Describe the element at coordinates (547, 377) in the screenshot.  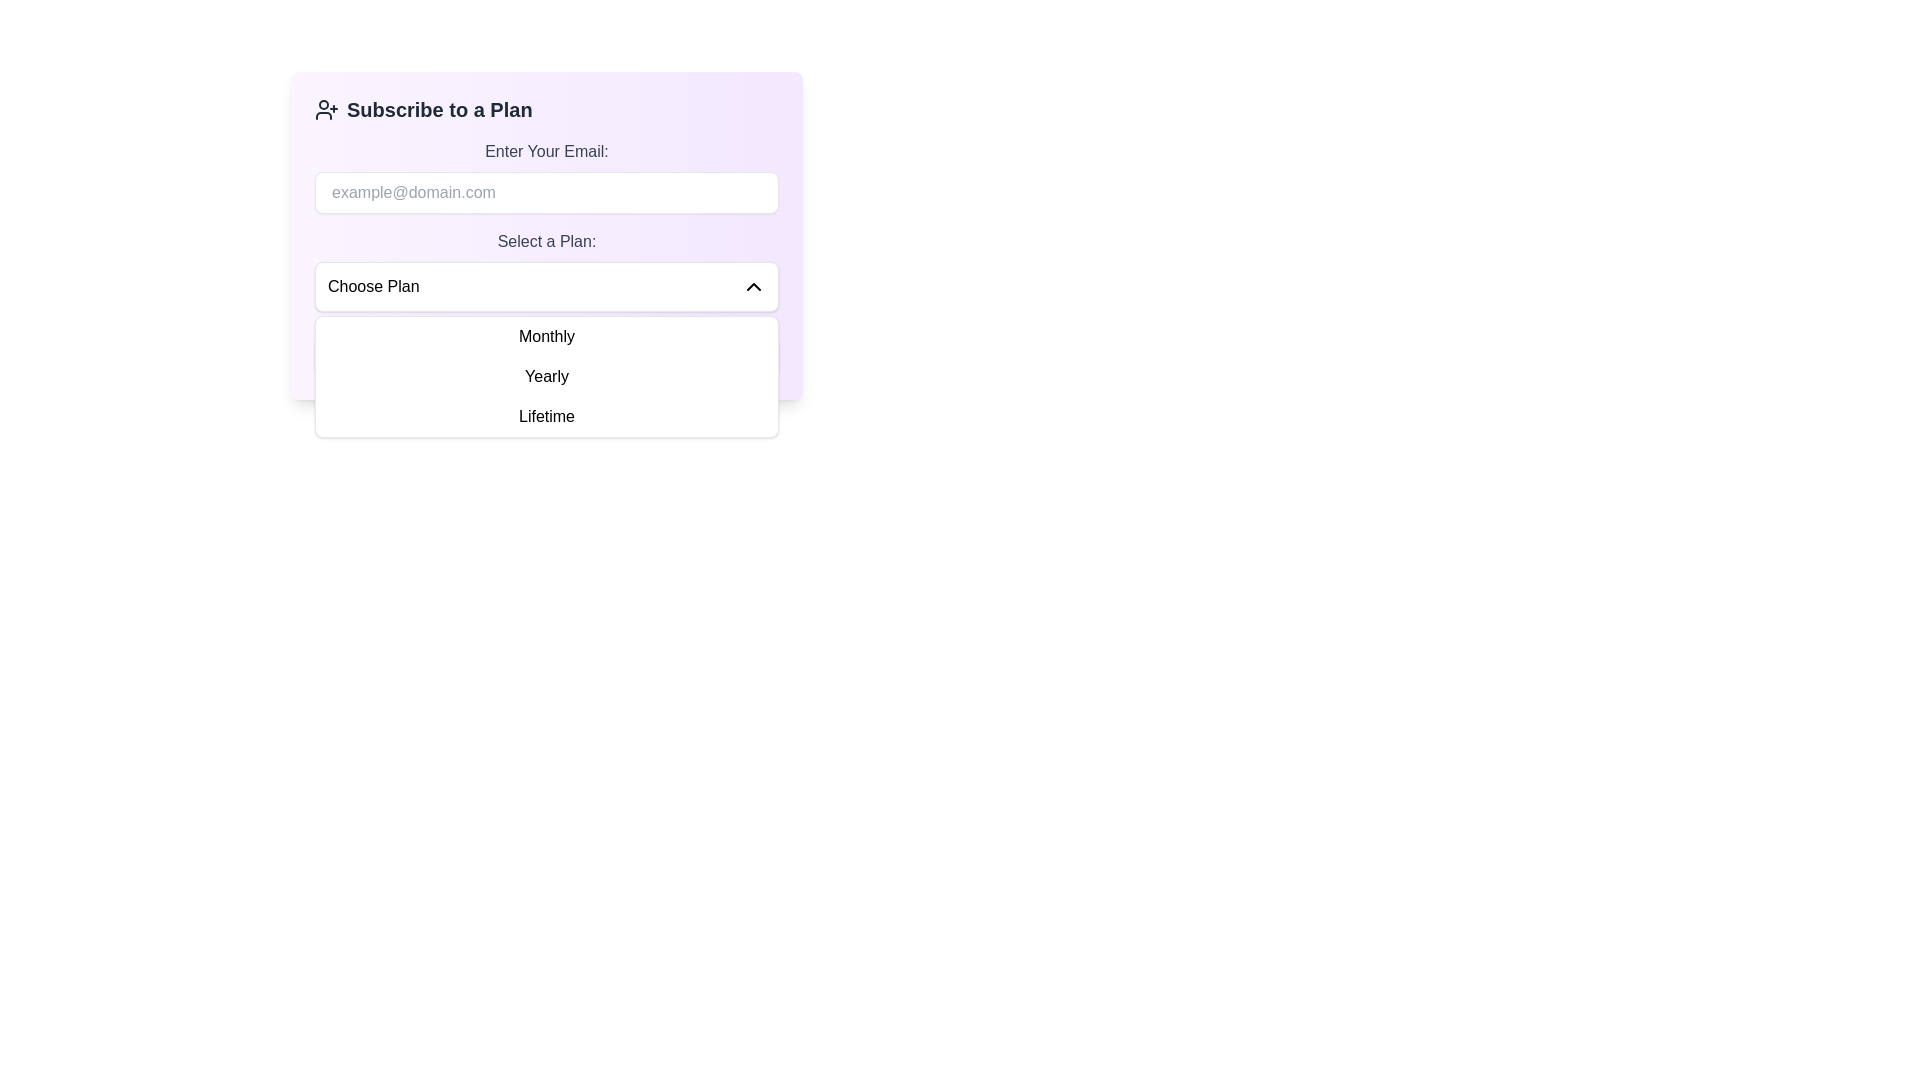
I see `the 'Yearly' option in the subscription plan menu, which is the second item in a vertical list of three options ('Monthly', 'Yearly', 'Lifetime')` at that location.